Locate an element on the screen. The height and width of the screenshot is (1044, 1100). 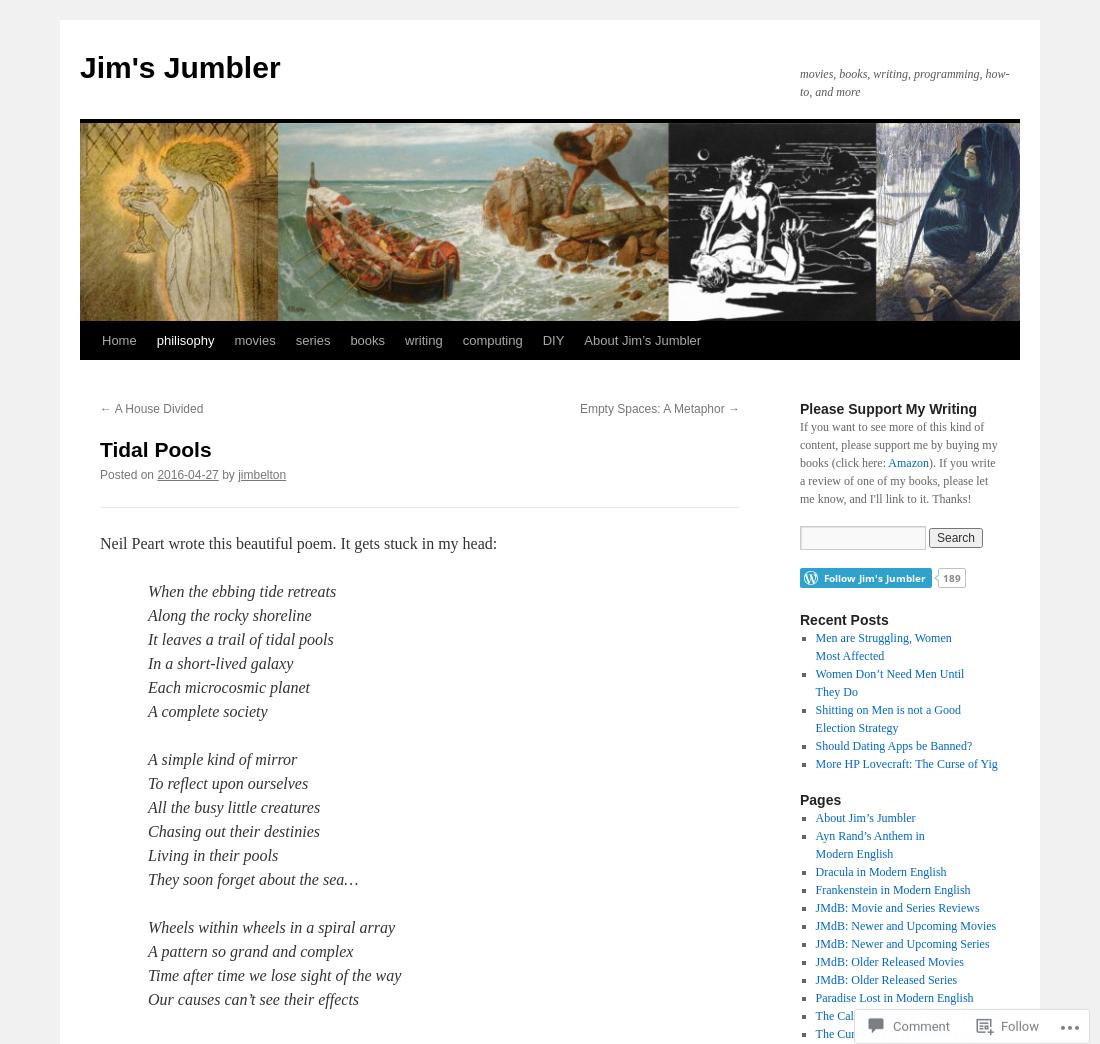
'It leaves a trail of tidal pools' is located at coordinates (240, 639).